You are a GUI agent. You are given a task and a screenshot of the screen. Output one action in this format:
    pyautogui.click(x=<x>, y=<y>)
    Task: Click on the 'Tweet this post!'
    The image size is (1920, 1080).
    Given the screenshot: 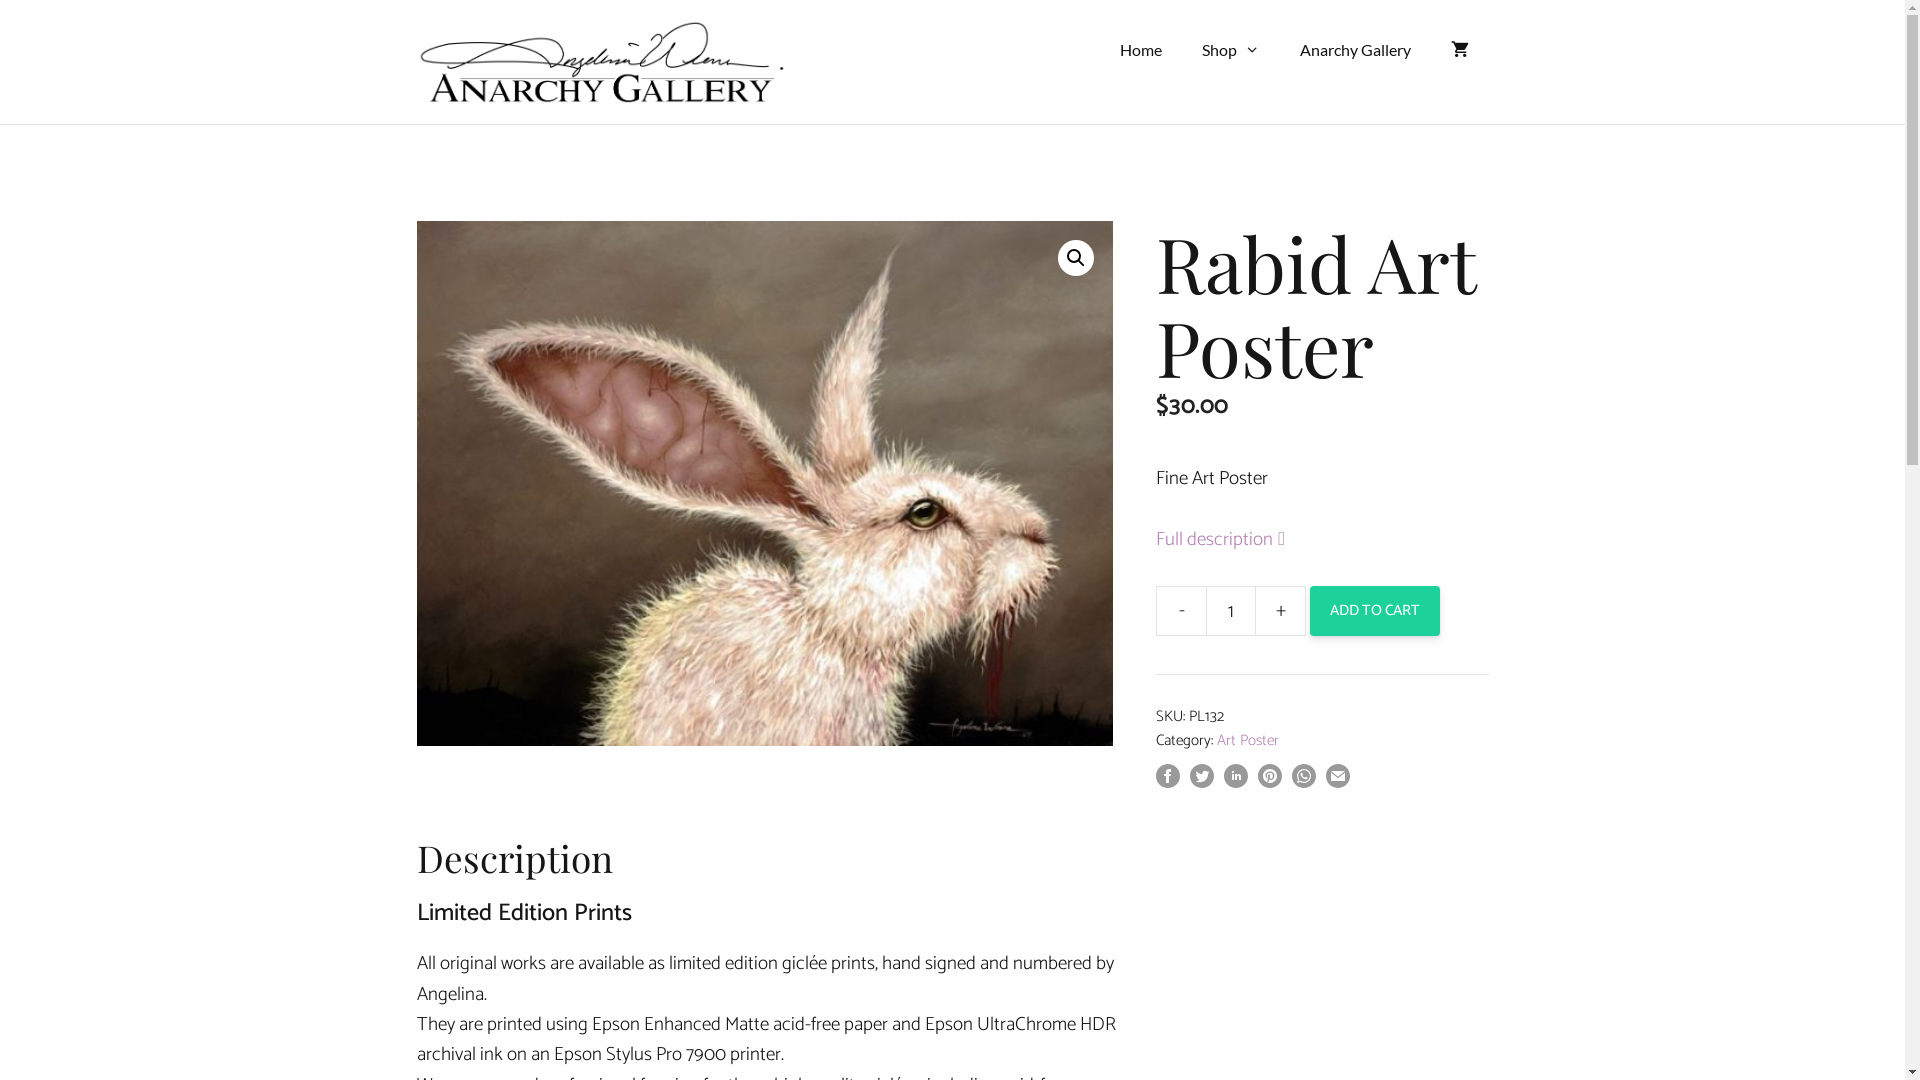 What is the action you would take?
    pyautogui.click(x=1200, y=781)
    